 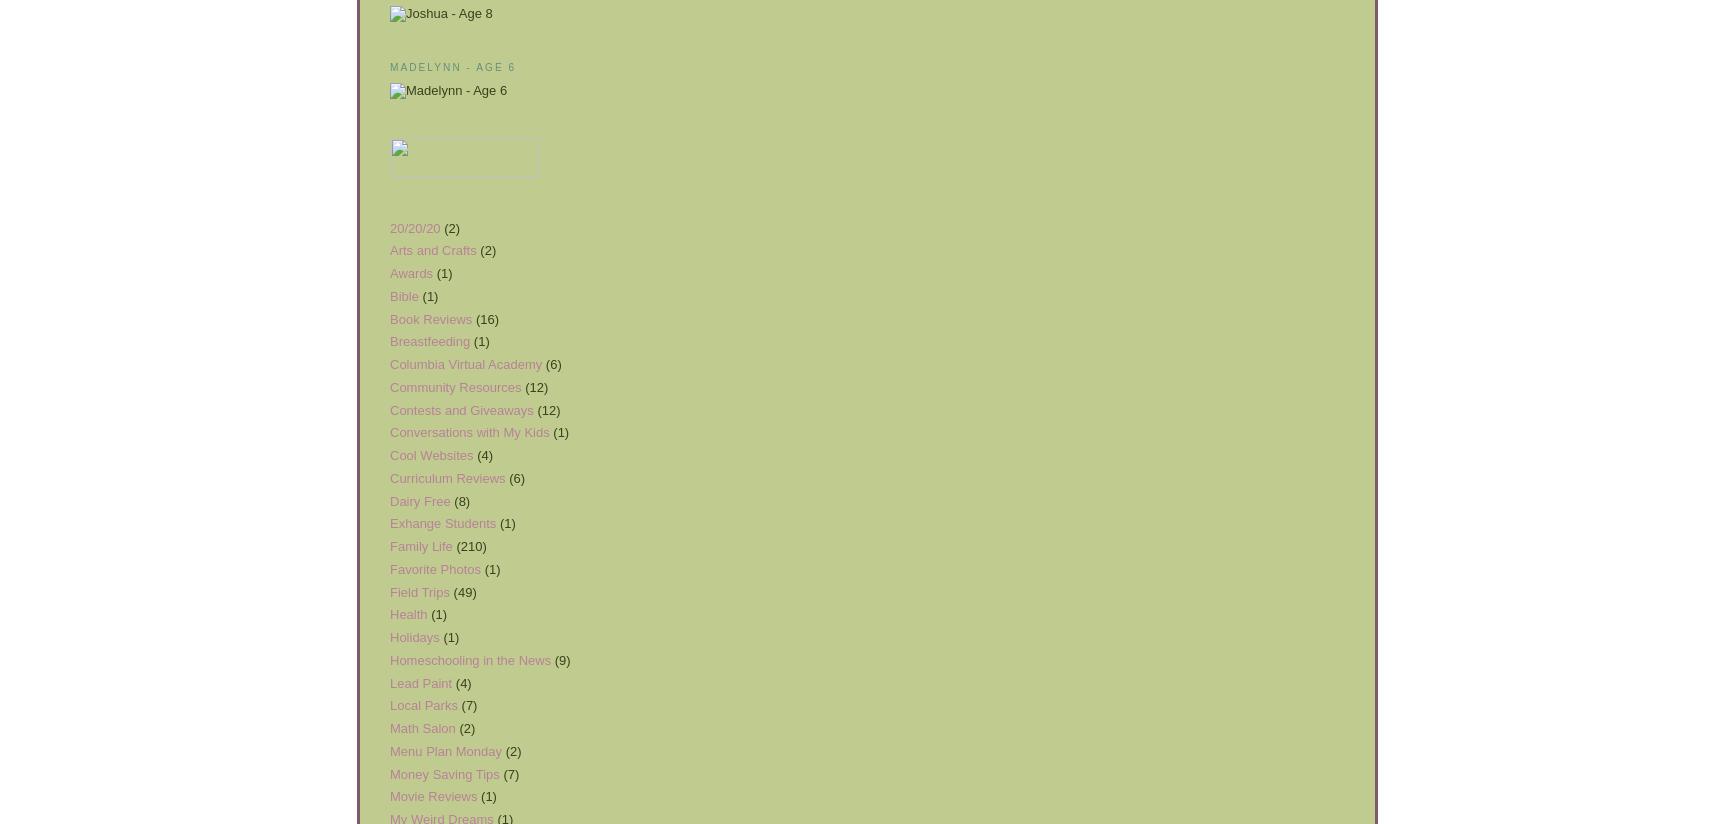 What do you see at coordinates (435, 567) in the screenshot?
I see `'Favorite Photos'` at bounding box center [435, 567].